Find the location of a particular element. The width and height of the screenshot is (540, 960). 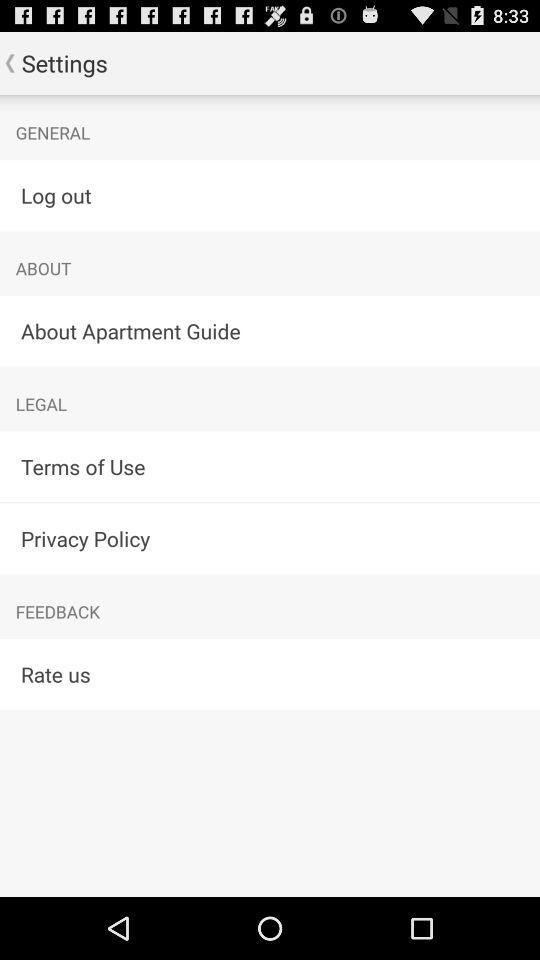

rate us icon is located at coordinates (270, 674).